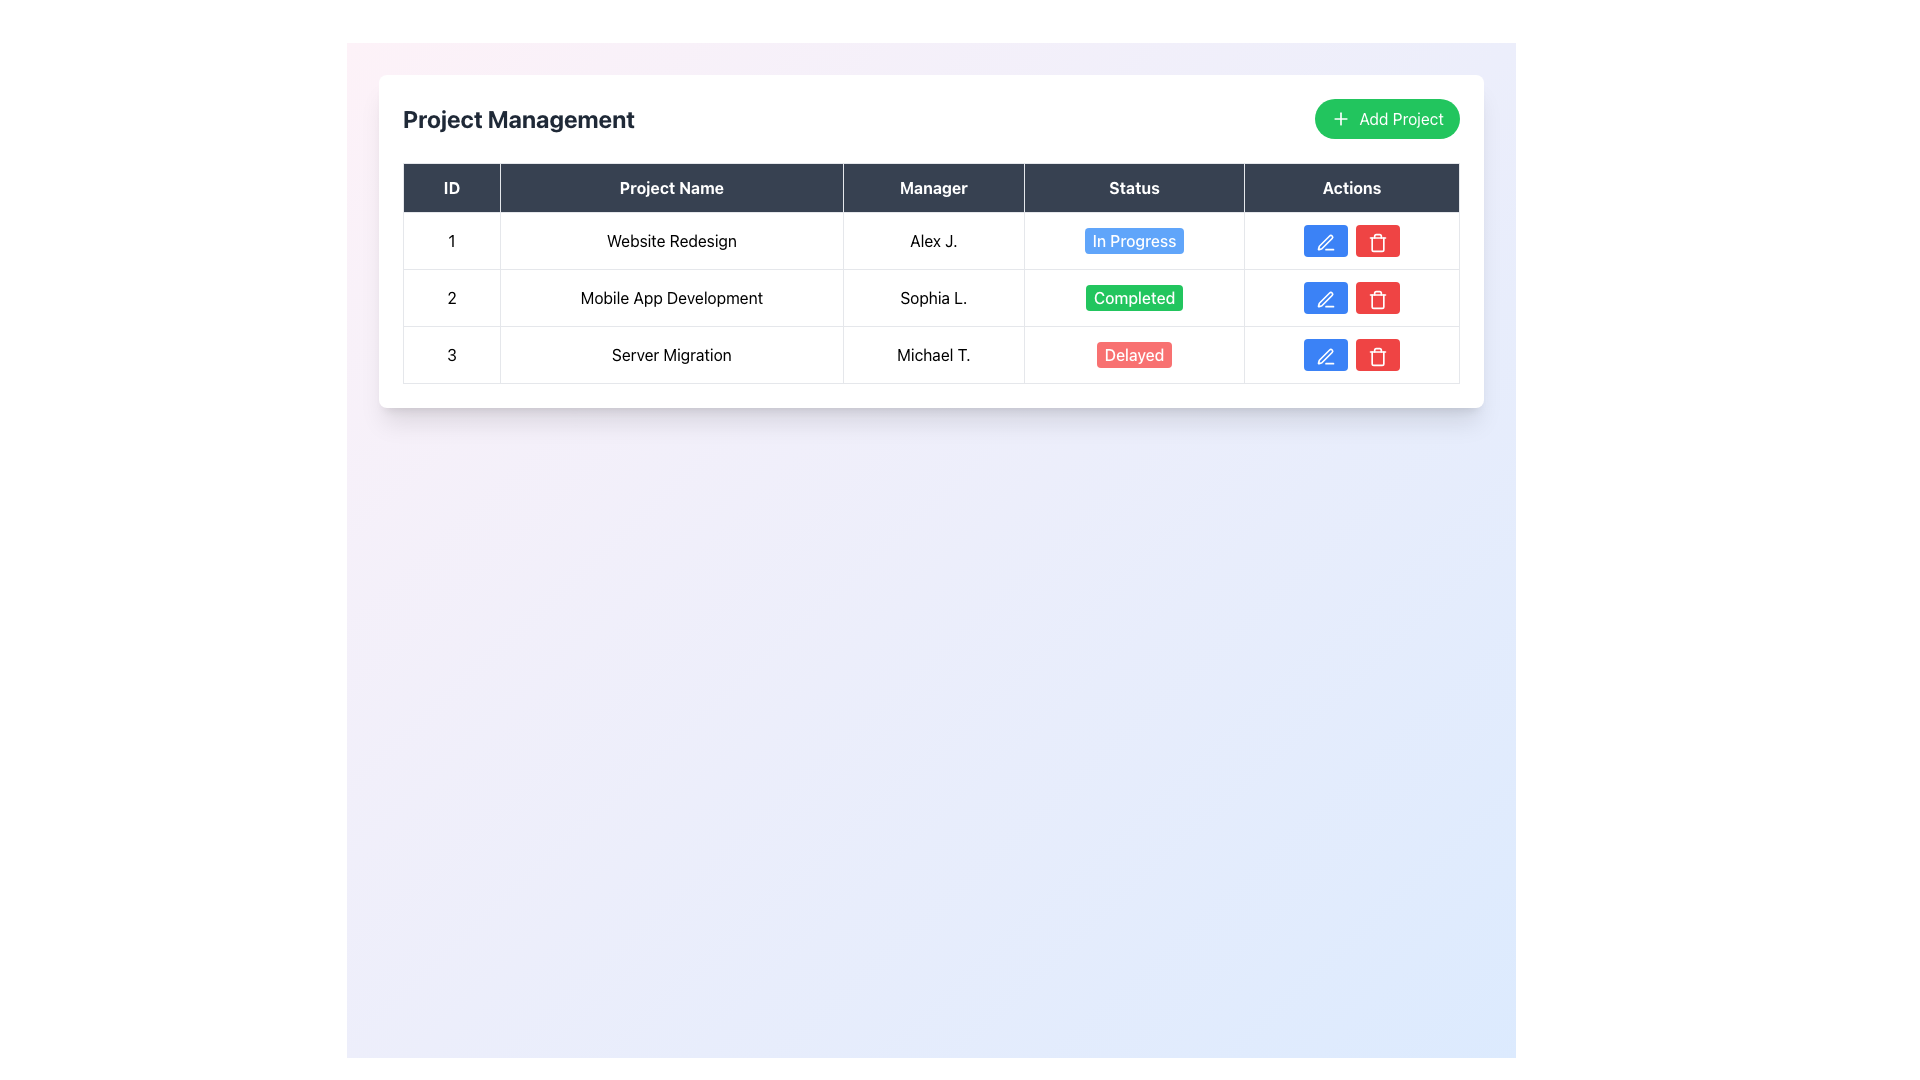 The height and width of the screenshot is (1080, 1920). What do you see at coordinates (1352, 188) in the screenshot?
I see `the dark-colored rectangular Table Header Cell labeled 'Actions' which is the last column header in the table` at bounding box center [1352, 188].